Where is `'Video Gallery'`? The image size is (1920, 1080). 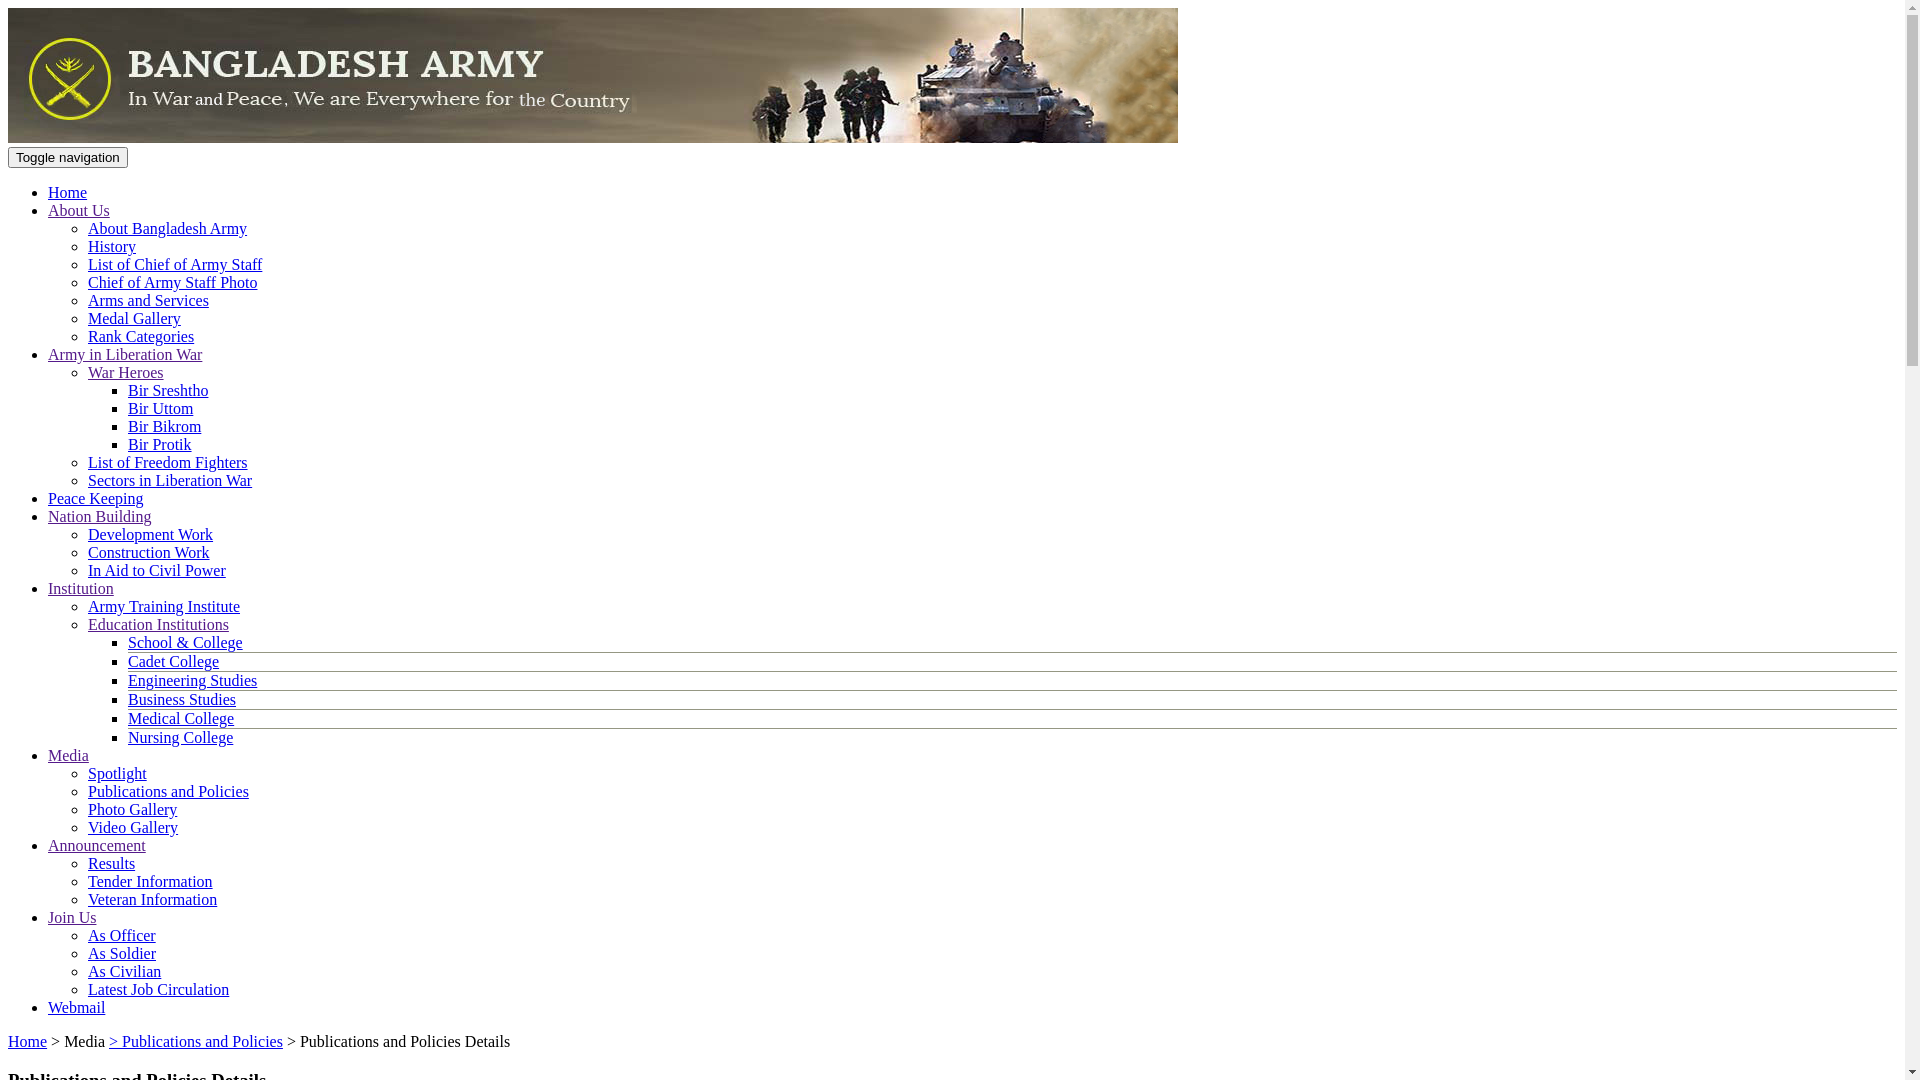
'Video Gallery' is located at coordinates (132, 827).